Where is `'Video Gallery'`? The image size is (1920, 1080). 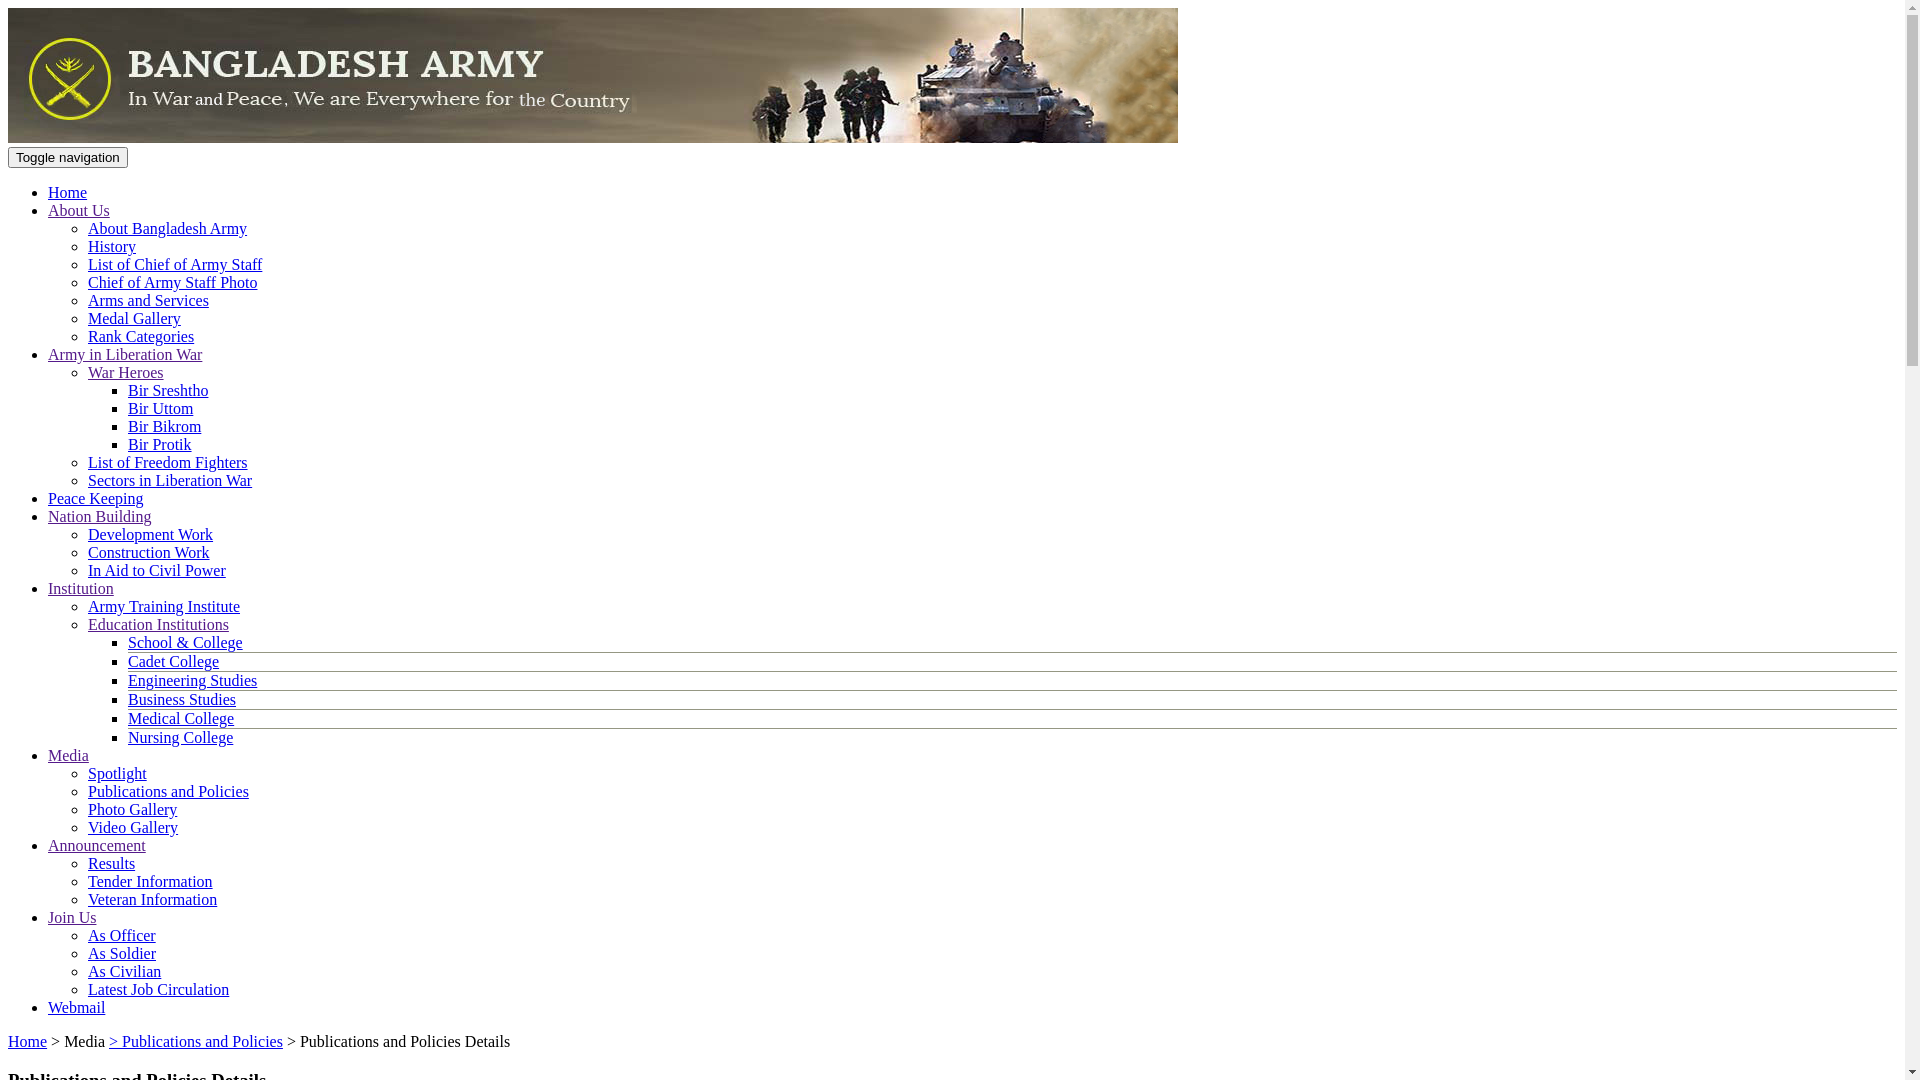
'Video Gallery' is located at coordinates (132, 827).